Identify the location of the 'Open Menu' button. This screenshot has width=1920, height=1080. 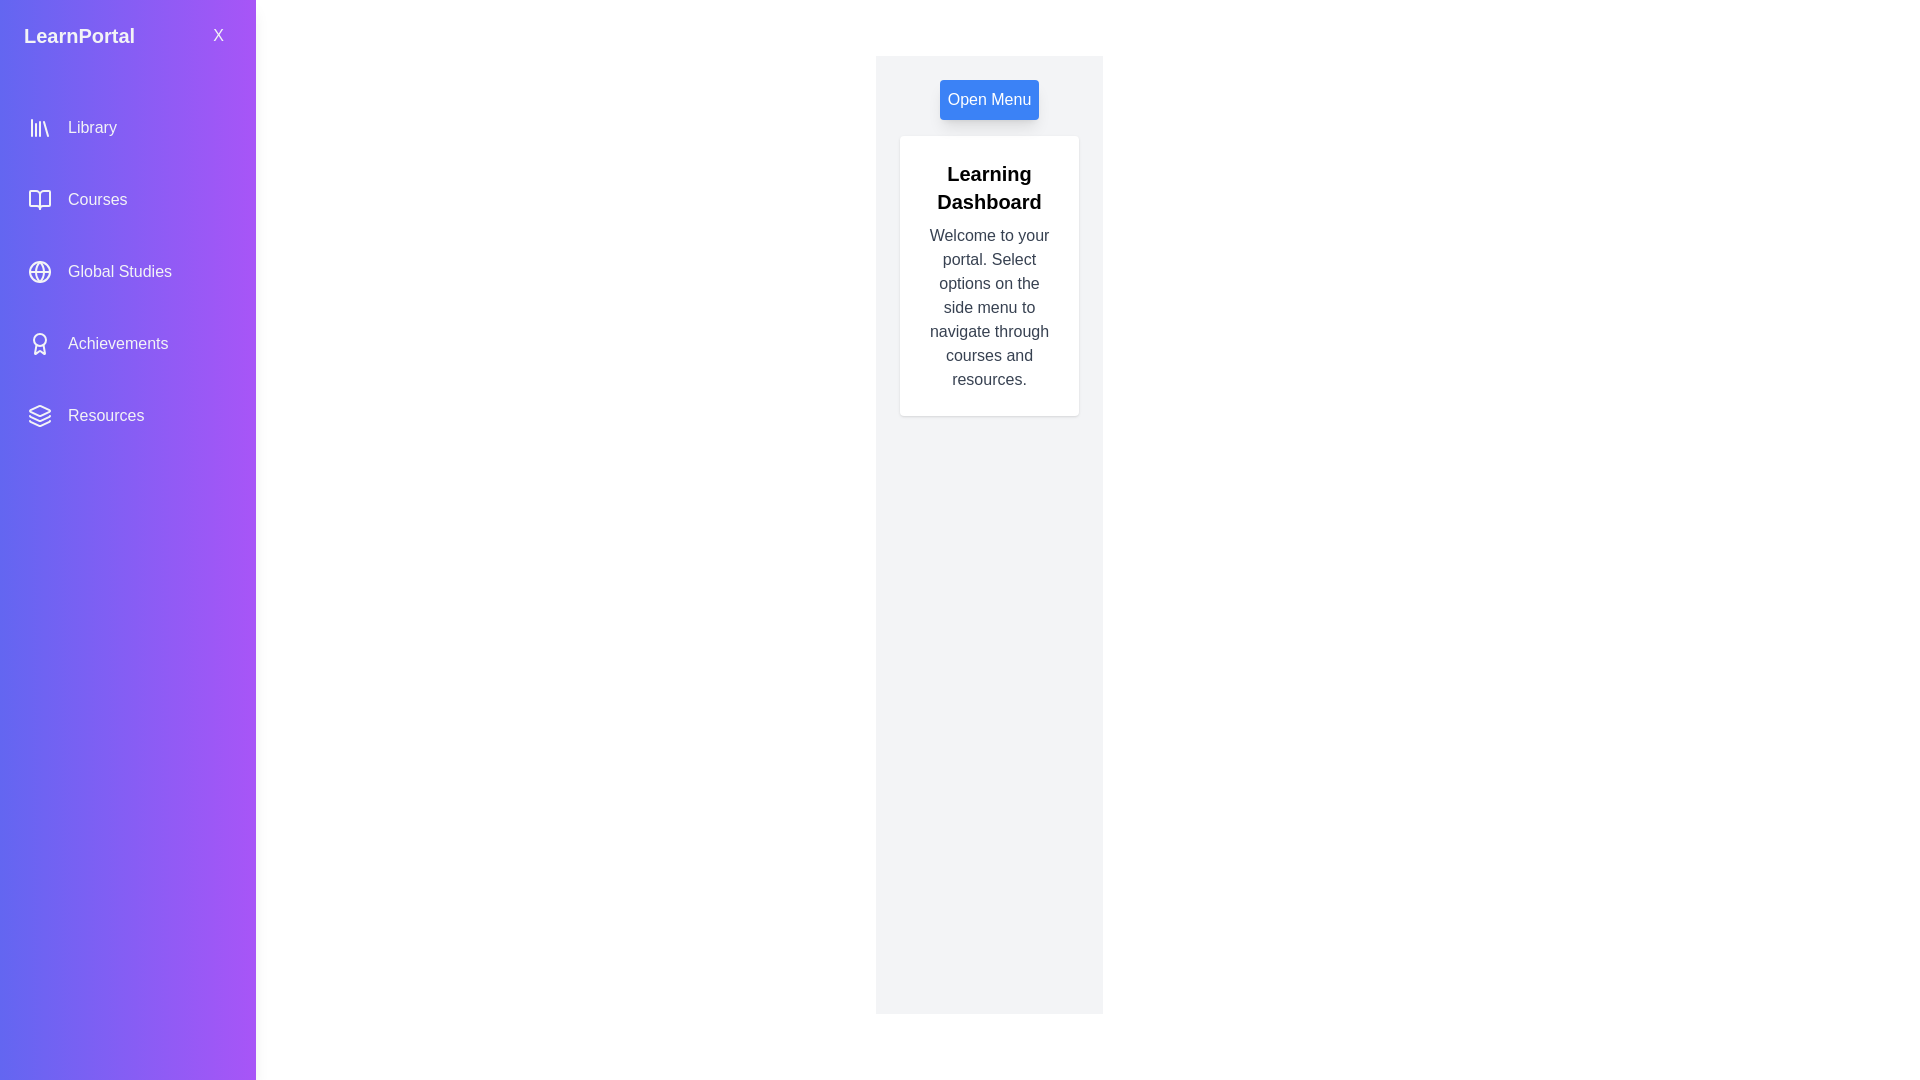
(989, 100).